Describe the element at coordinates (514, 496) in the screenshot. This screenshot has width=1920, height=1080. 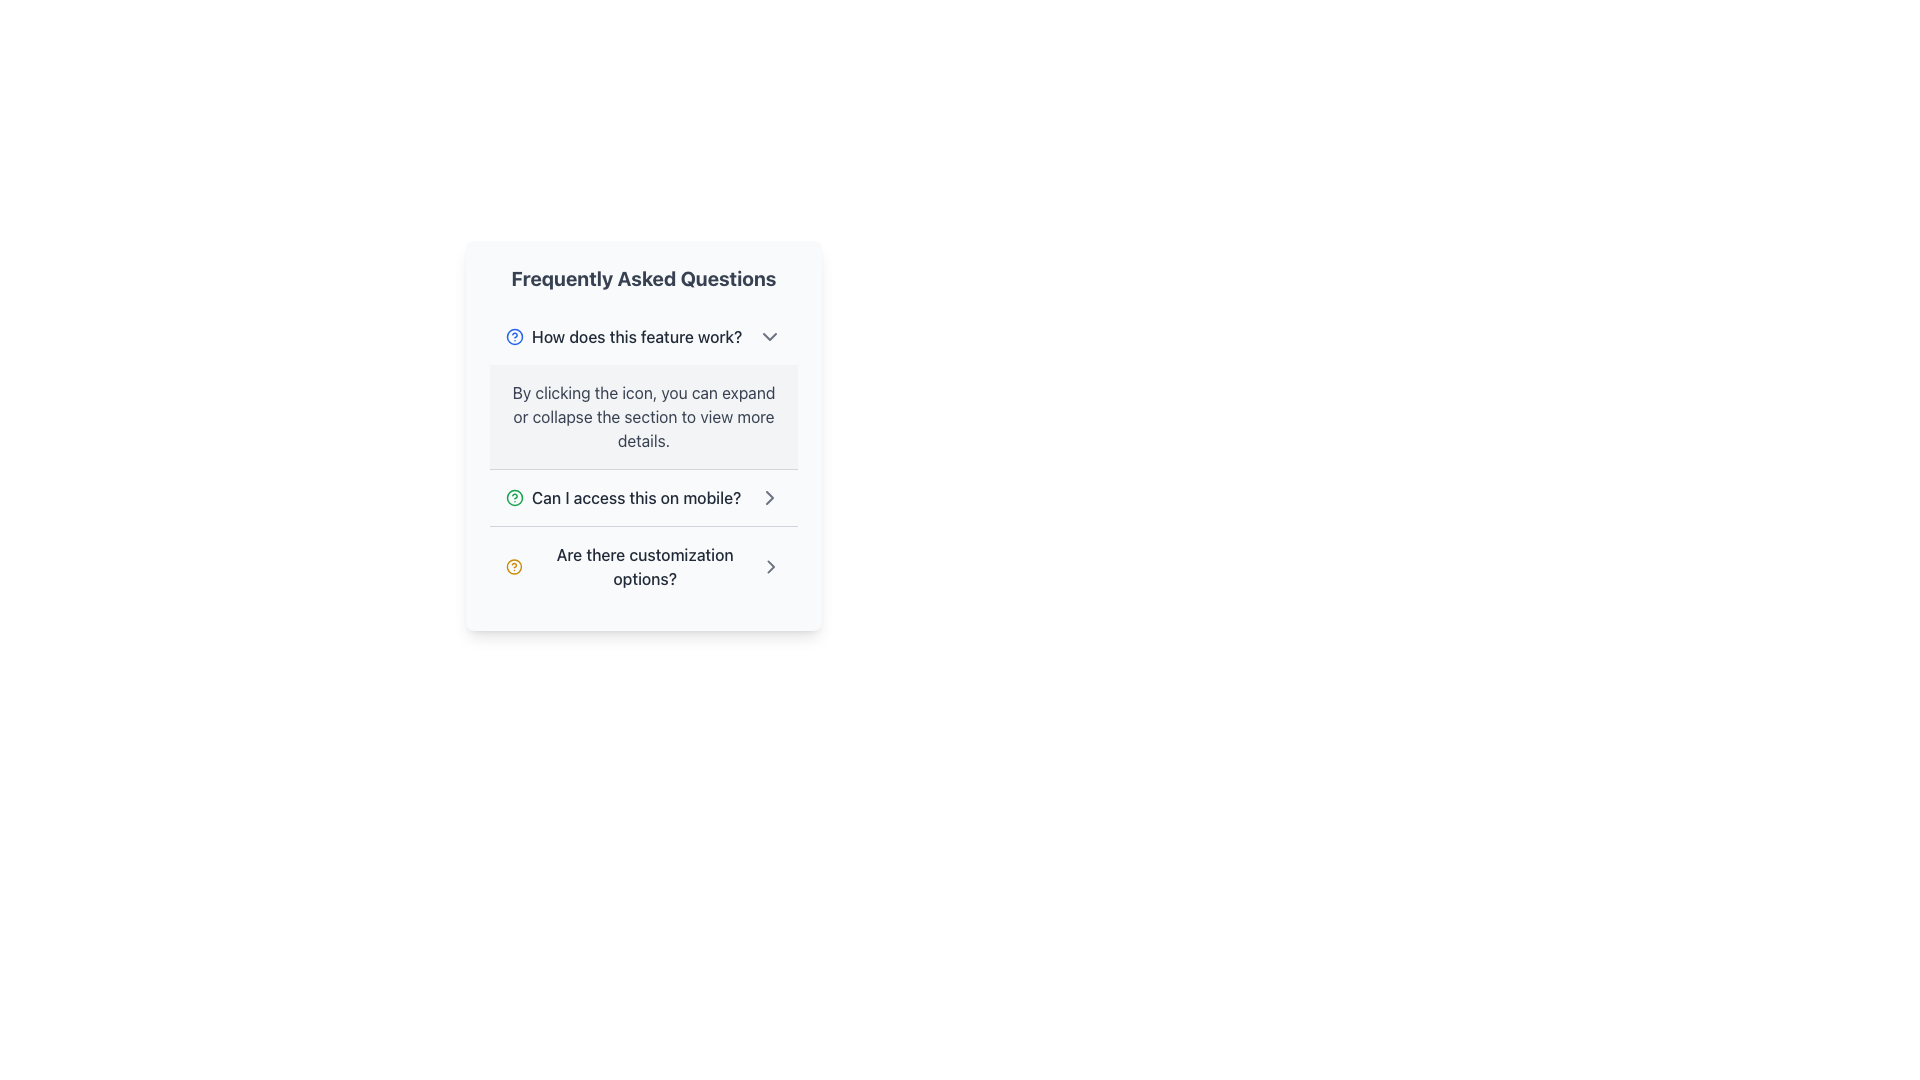
I see `the green circular icon with a white question mark located at the leftmost side of the 'Can I access this on mobile?' section in the FAQ widget to get more information` at that location.